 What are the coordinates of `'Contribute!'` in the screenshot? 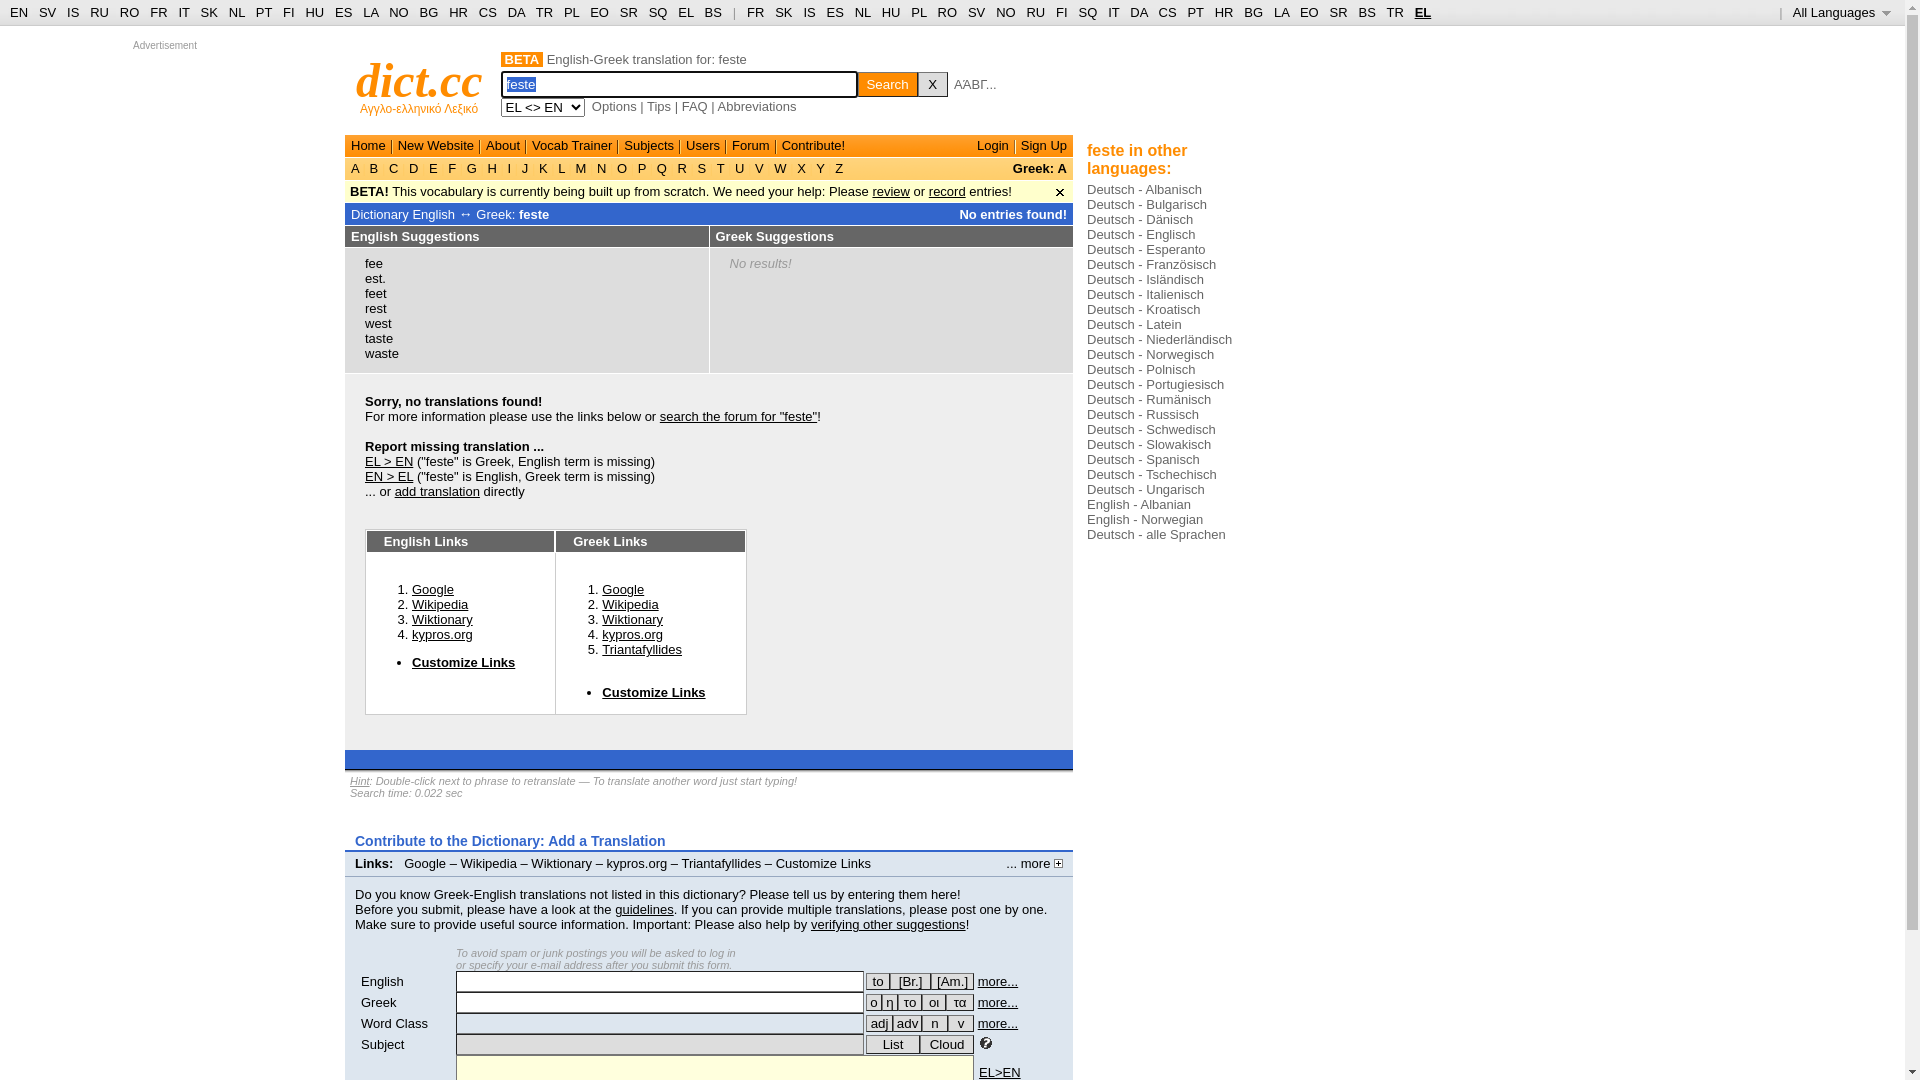 It's located at (781, 144).